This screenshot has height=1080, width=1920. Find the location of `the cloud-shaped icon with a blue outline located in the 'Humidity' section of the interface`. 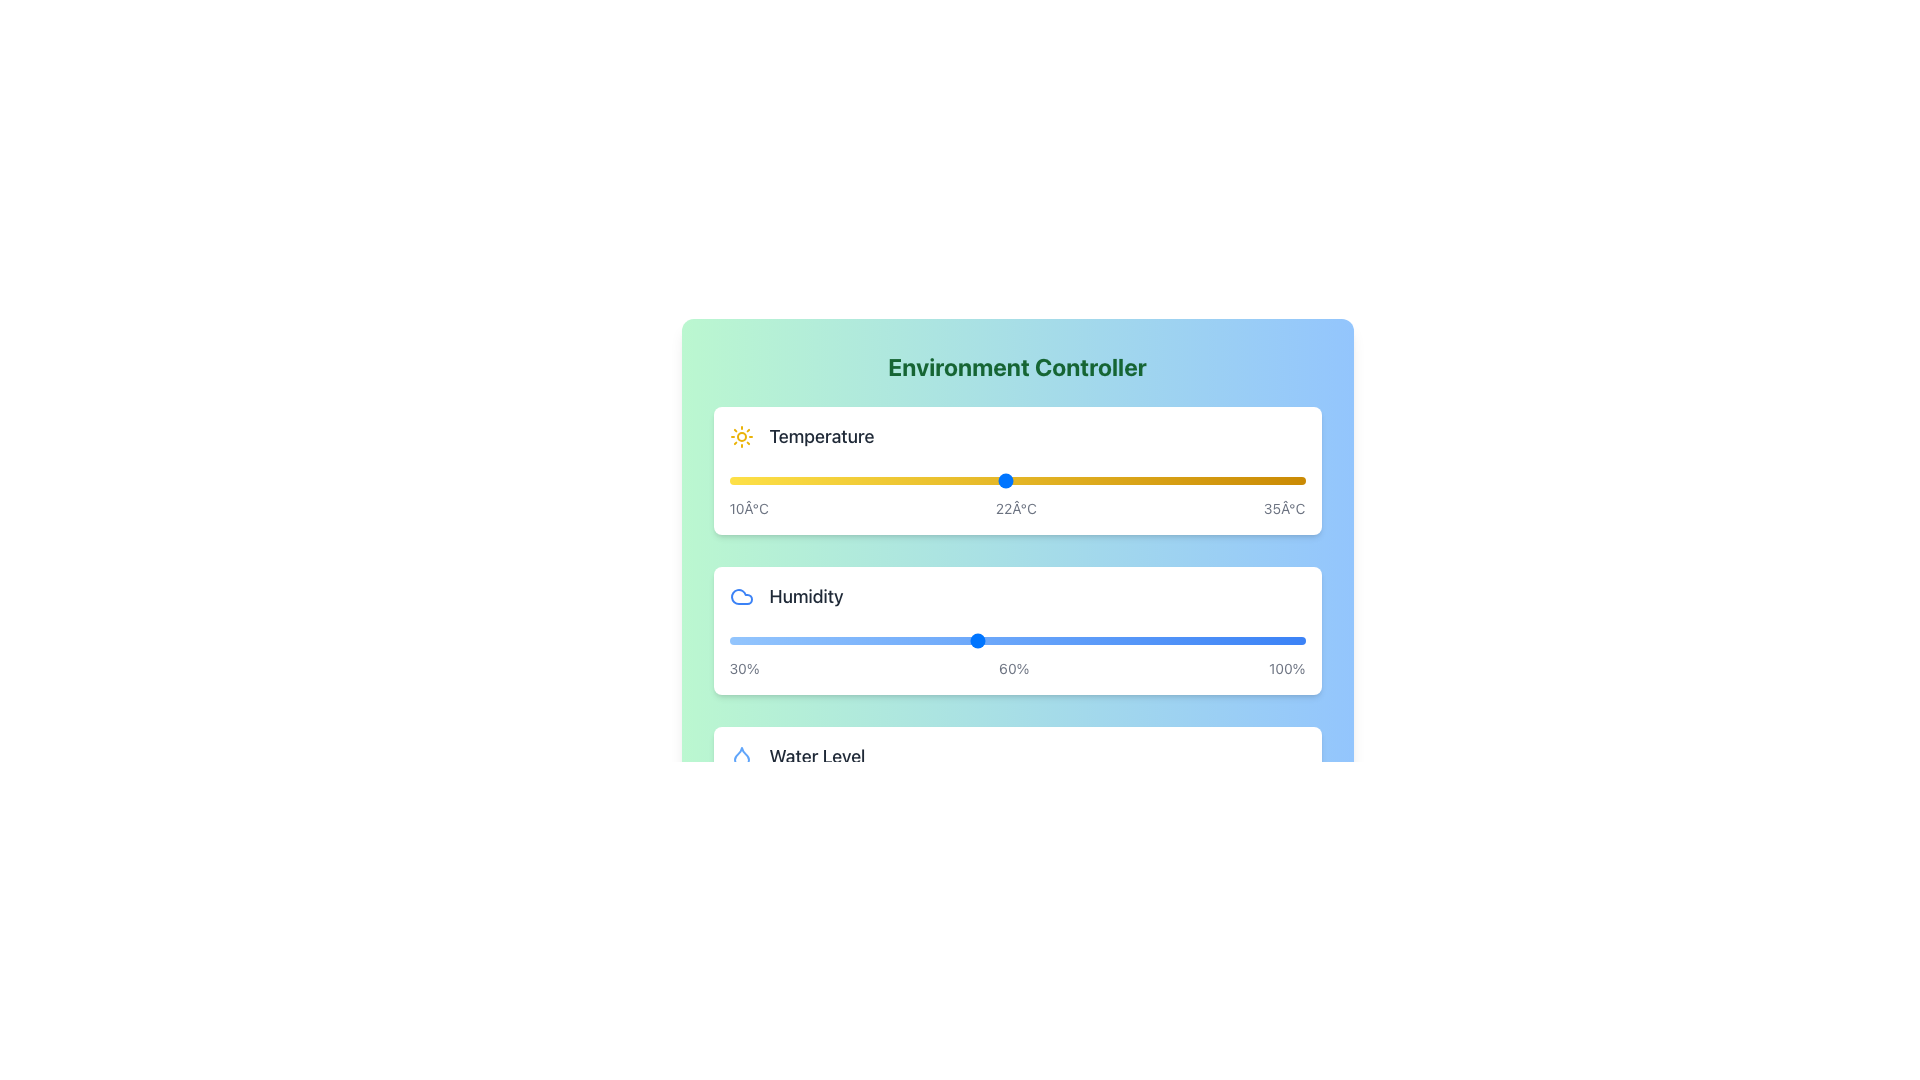

the cloud-shaped icon with a blue outline located in the 'Humidity' section of the interface is located at coordinates (740, 596).